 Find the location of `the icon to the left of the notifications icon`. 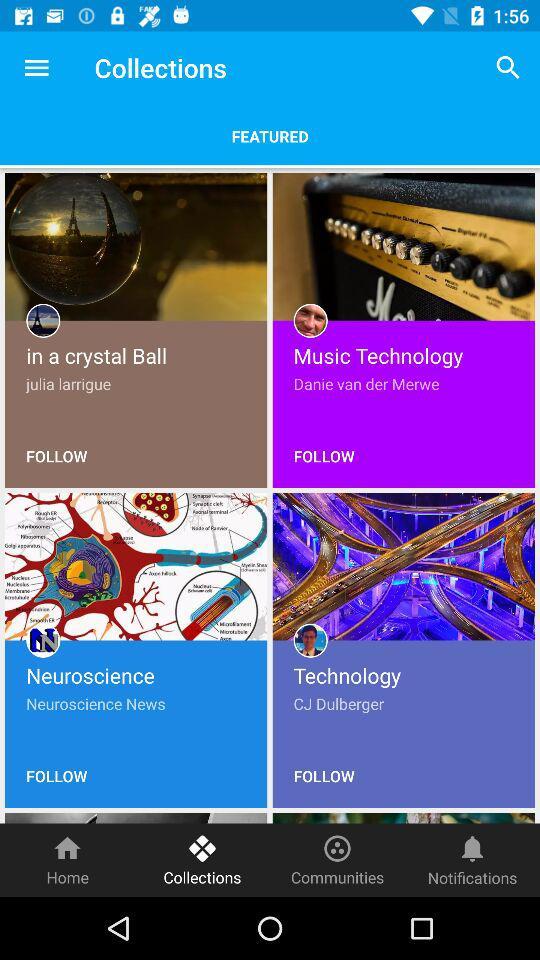

the icon to the left of the notifications icon is located at coordinates (337, 859).